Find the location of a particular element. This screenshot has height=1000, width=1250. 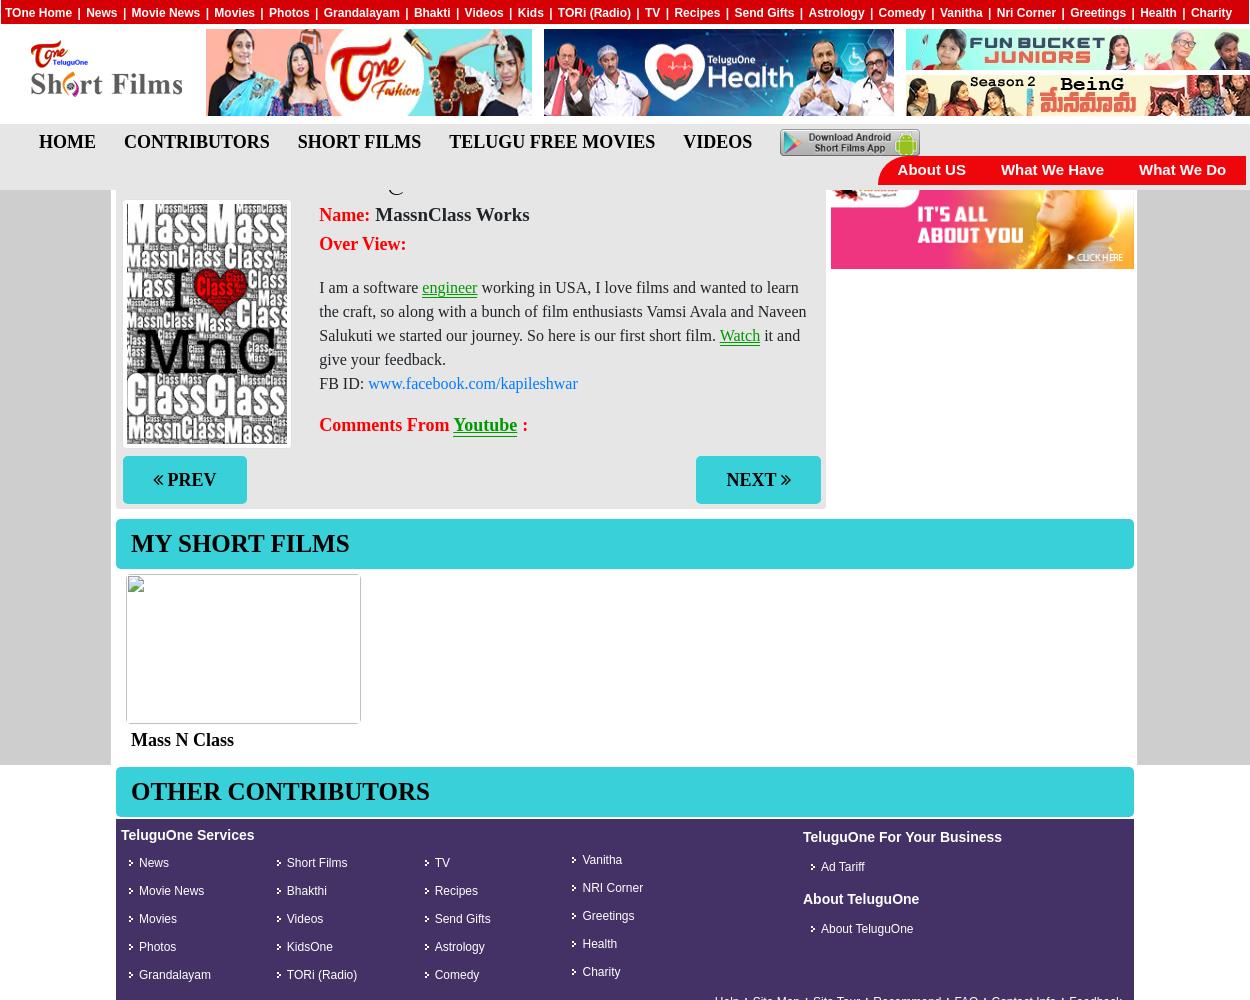

'TORi (Radio)' is located at coordinates (592, 13).